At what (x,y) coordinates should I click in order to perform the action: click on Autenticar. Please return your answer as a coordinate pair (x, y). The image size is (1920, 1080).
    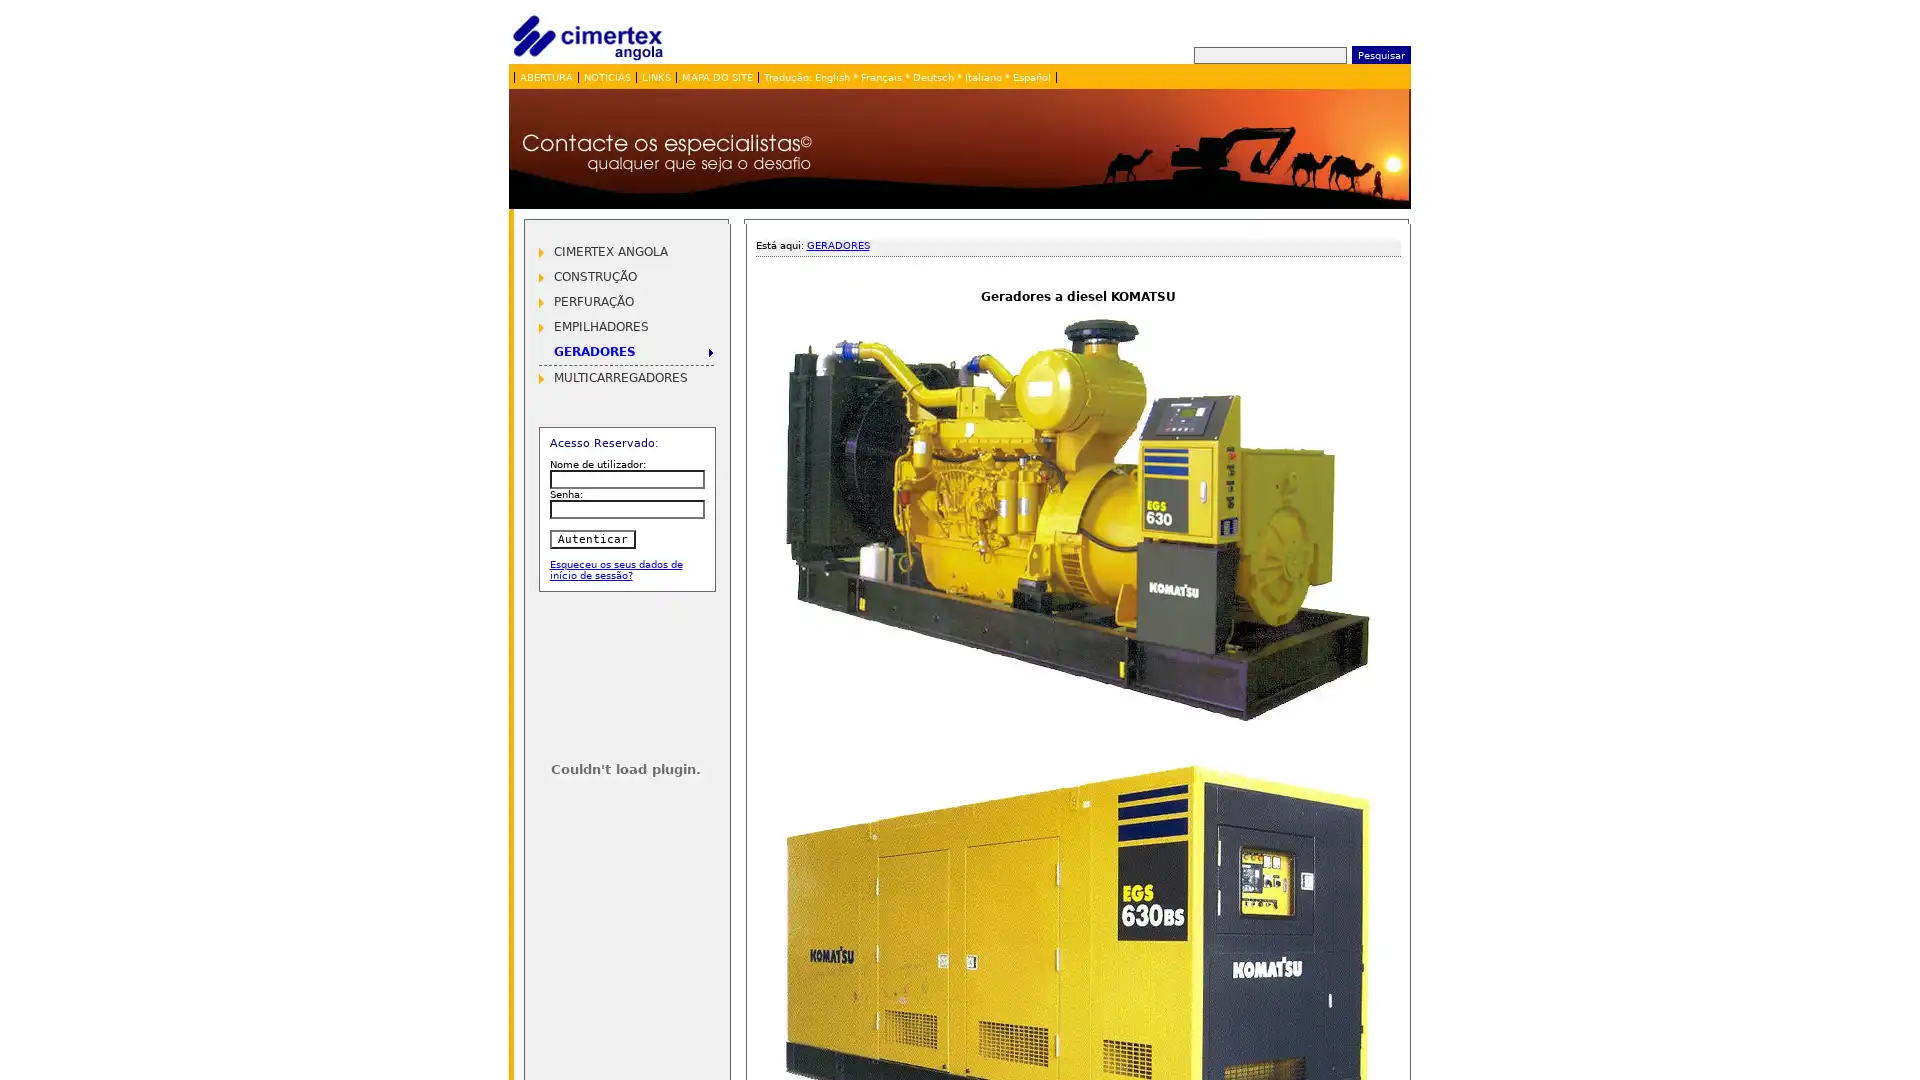
    Looking at the image, I should click on (590, 538).